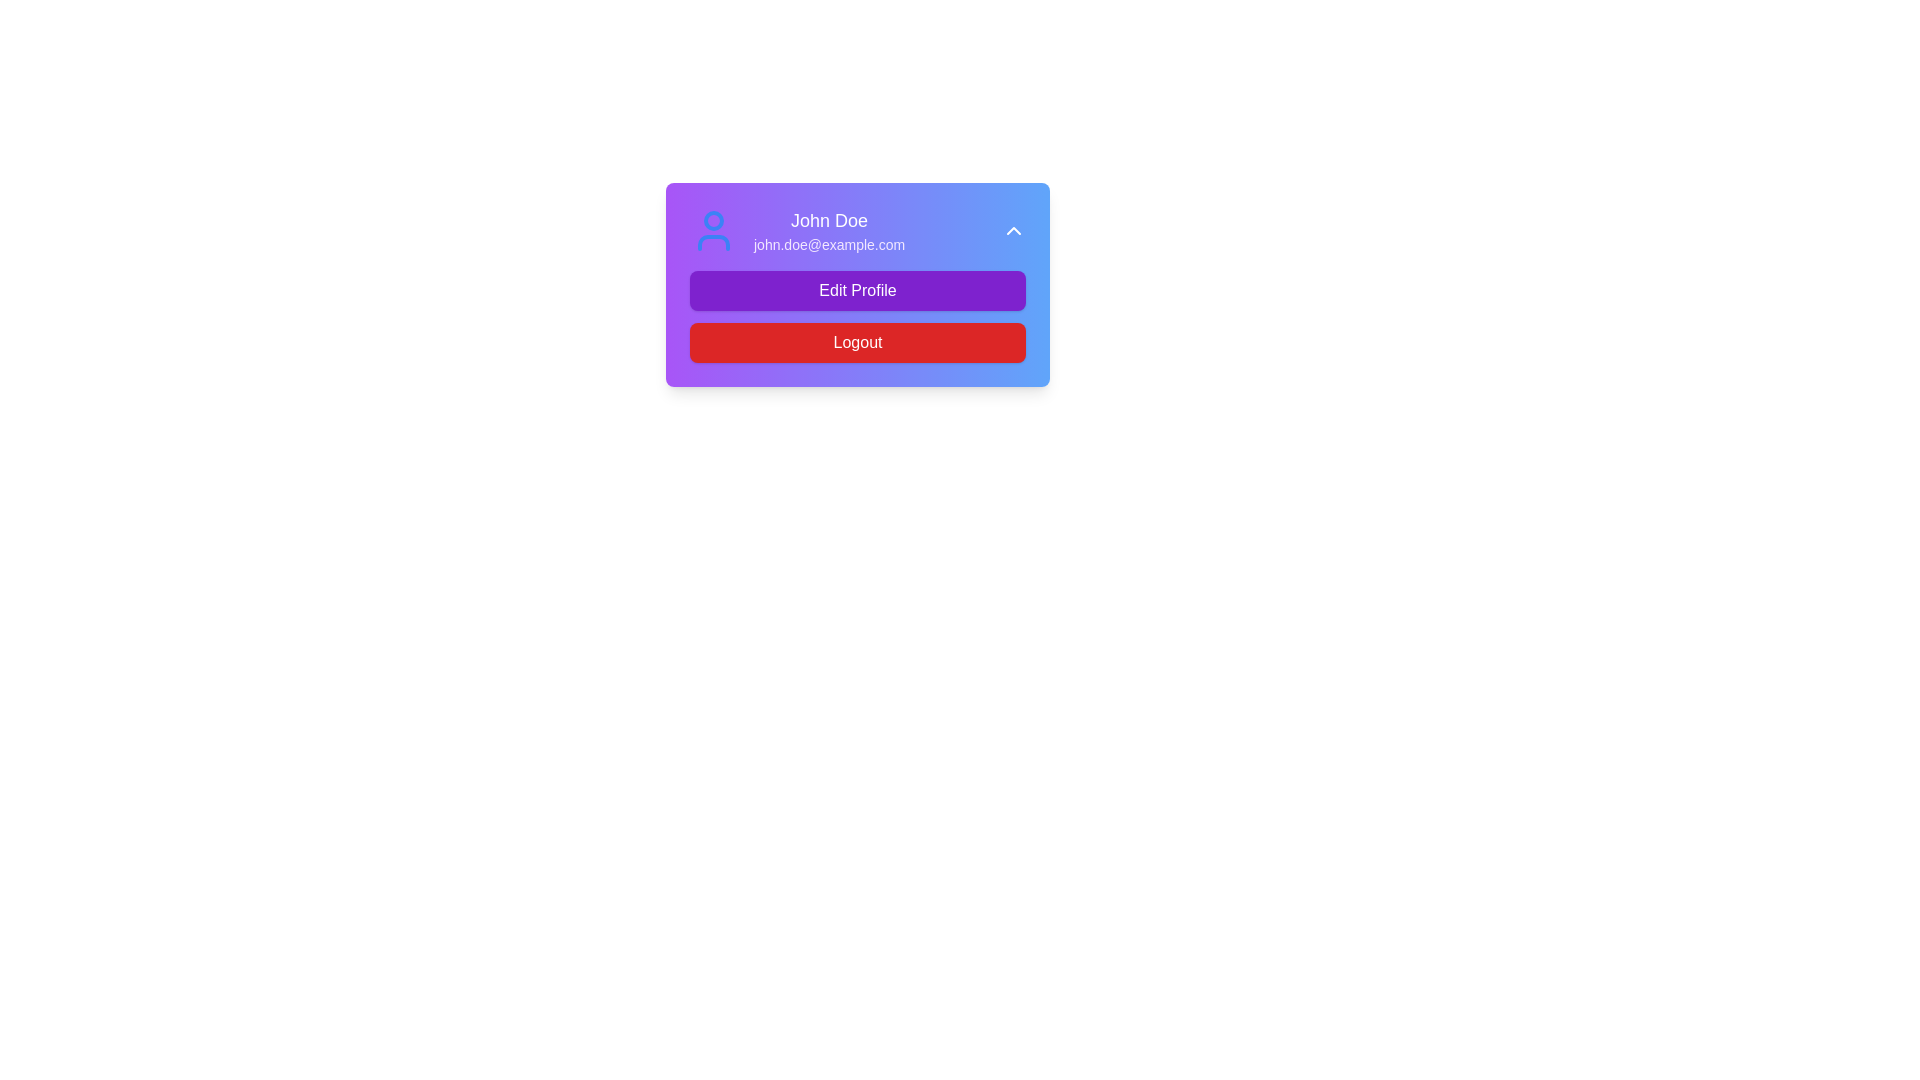 This screenshot has width=1920, height=1080. What do you see at coordinates (858, 230) in the screenshot?
I see `the text 'John Doe' in the Profile Summary Section` at bounding box center [858, 230].